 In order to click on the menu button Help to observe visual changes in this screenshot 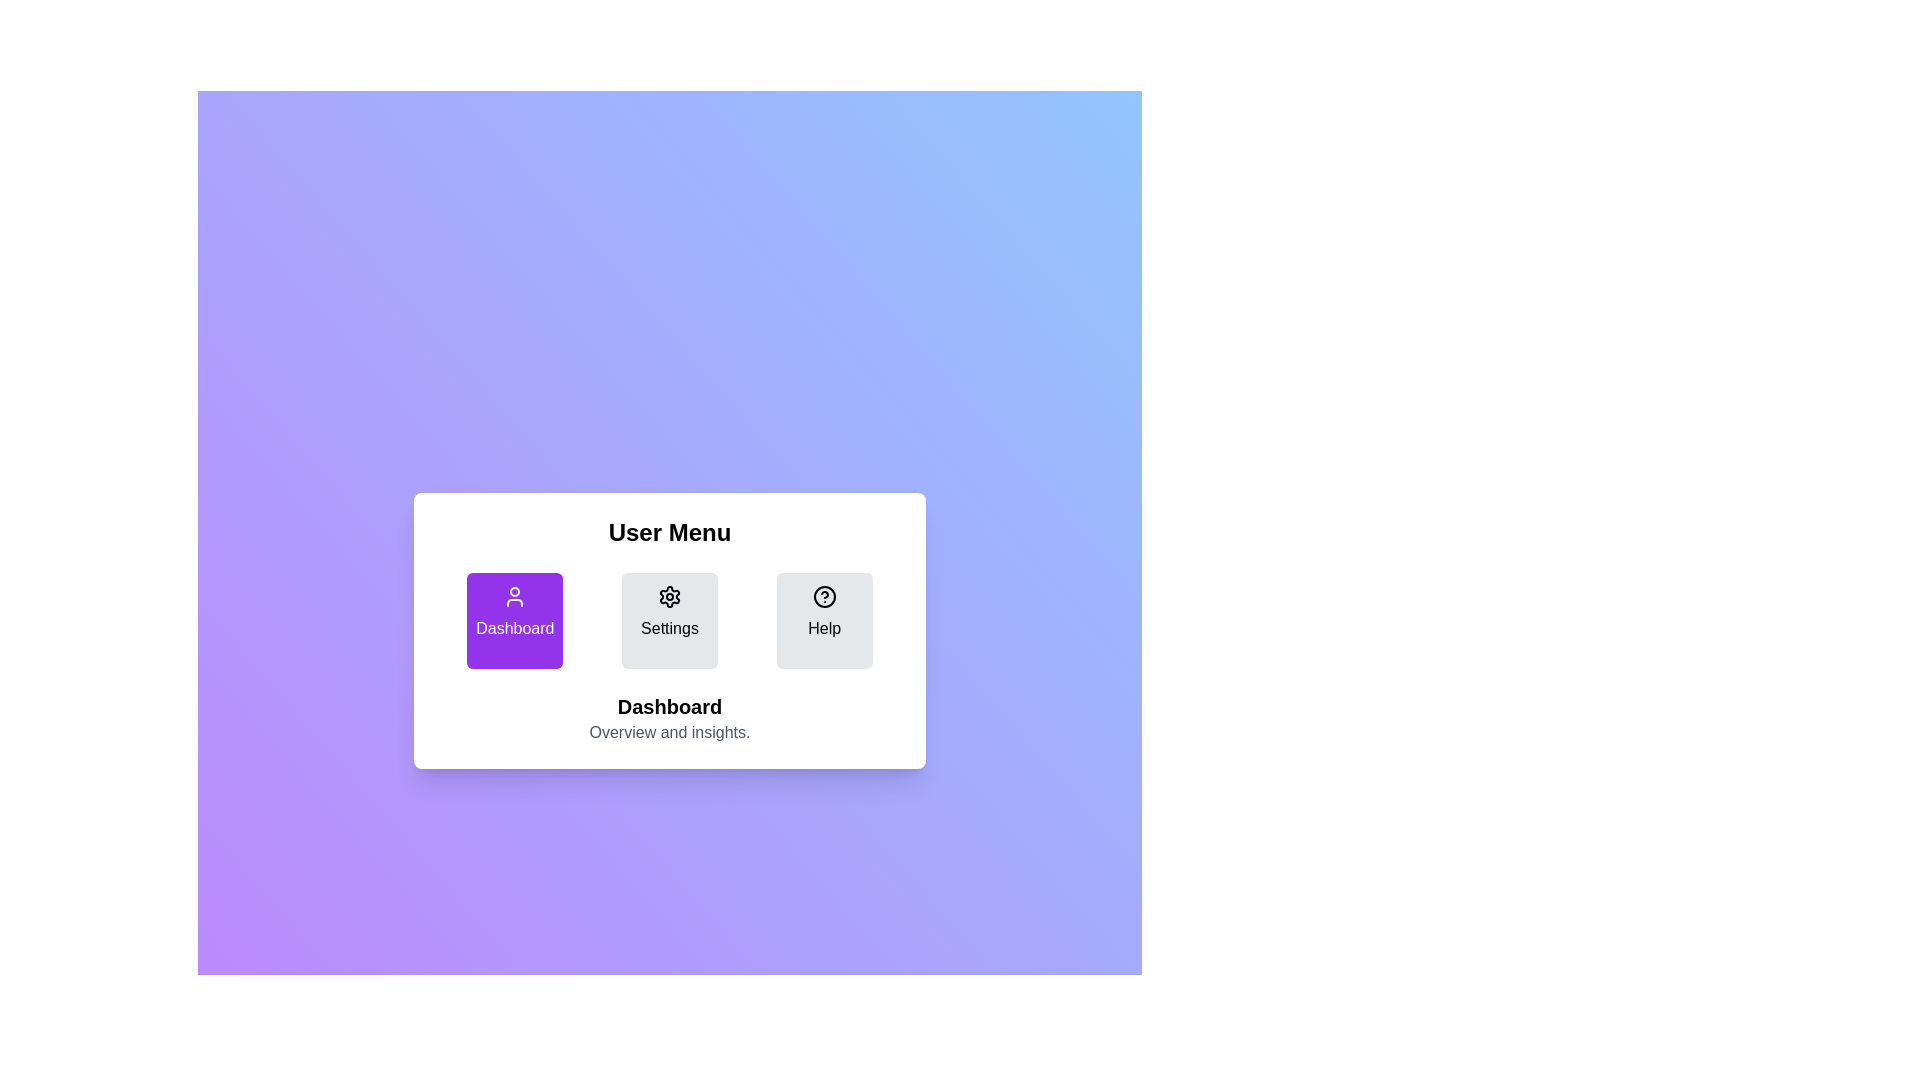, I will do `click(824, 620)`.